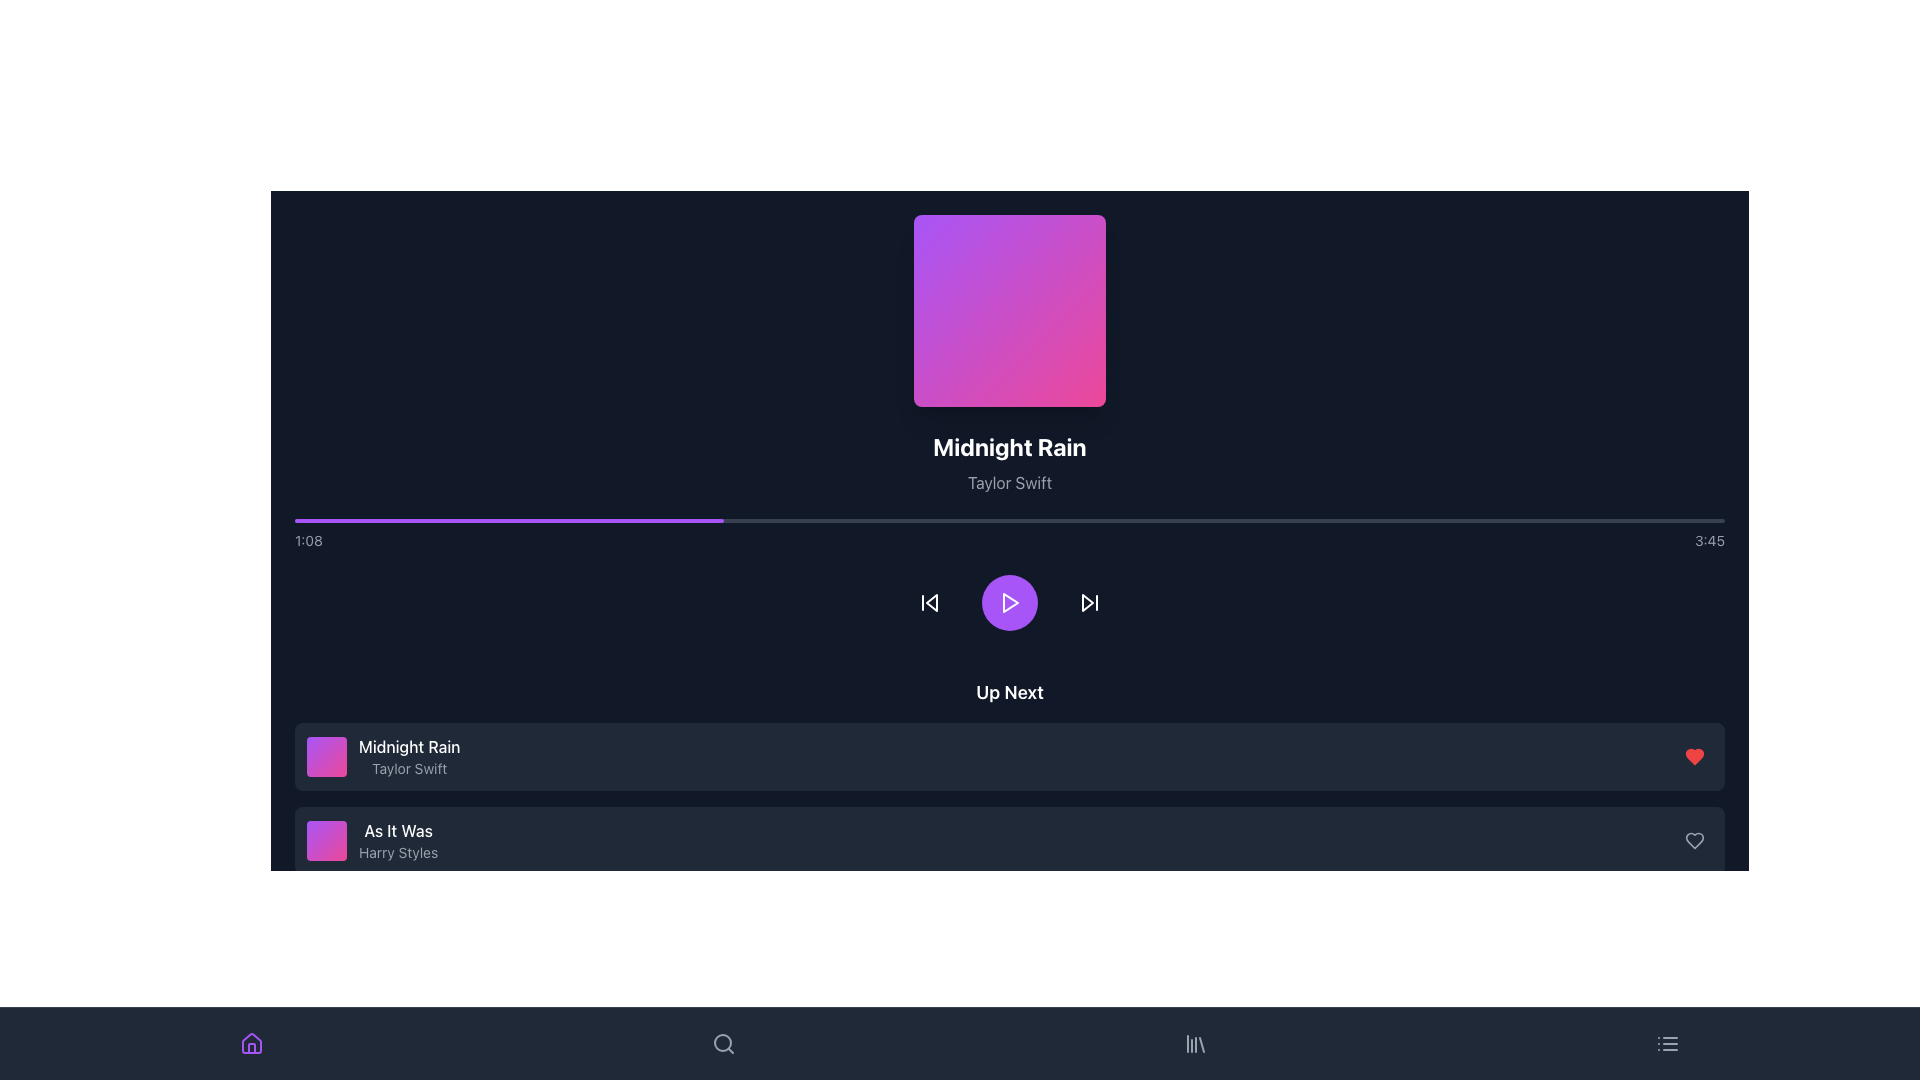  What do you see at coordinates (307, 540) in the screenshot?
I see `time displayed on the light gray text label showing '1:08', positioned left of the progress bar at the bottom of the player interface` at bounding box center [307, 540].